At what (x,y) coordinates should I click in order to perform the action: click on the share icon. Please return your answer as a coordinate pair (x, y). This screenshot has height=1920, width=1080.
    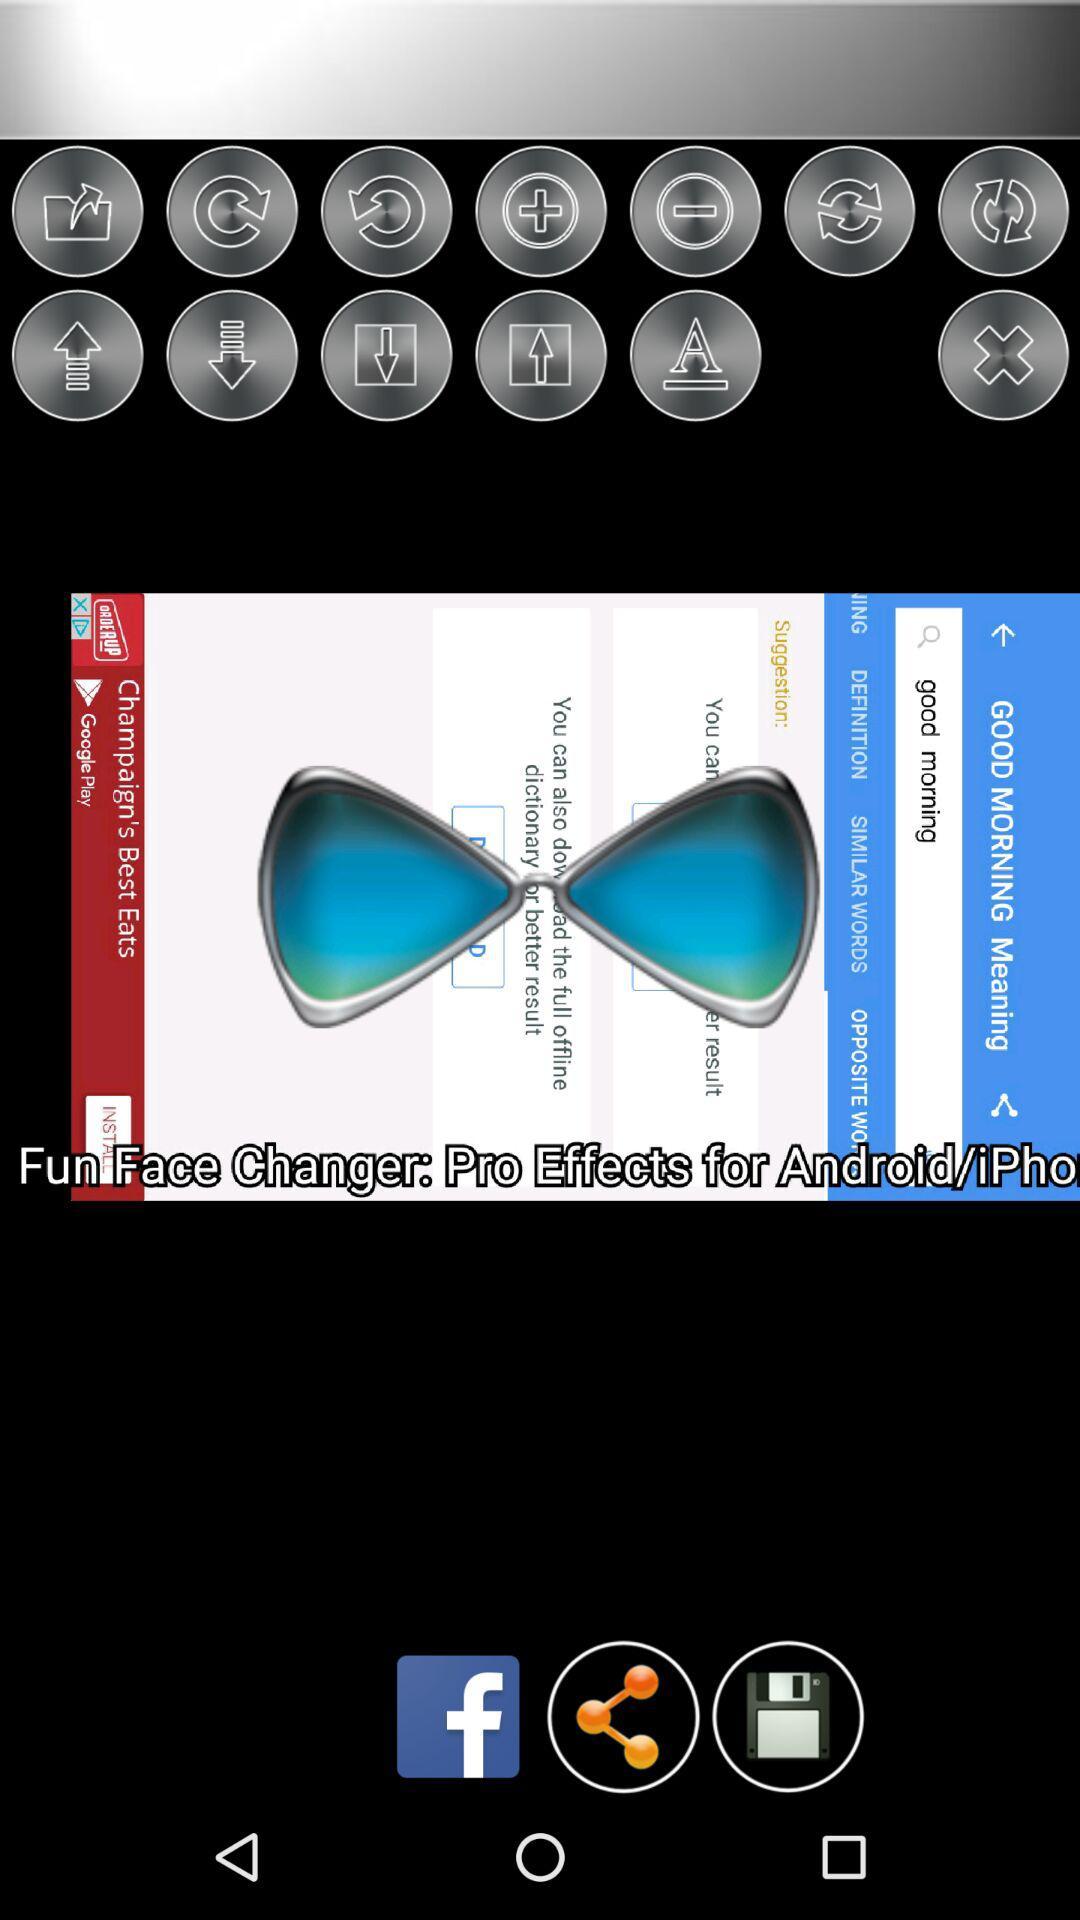
    Looking at the image, I should click on (622, 1837).